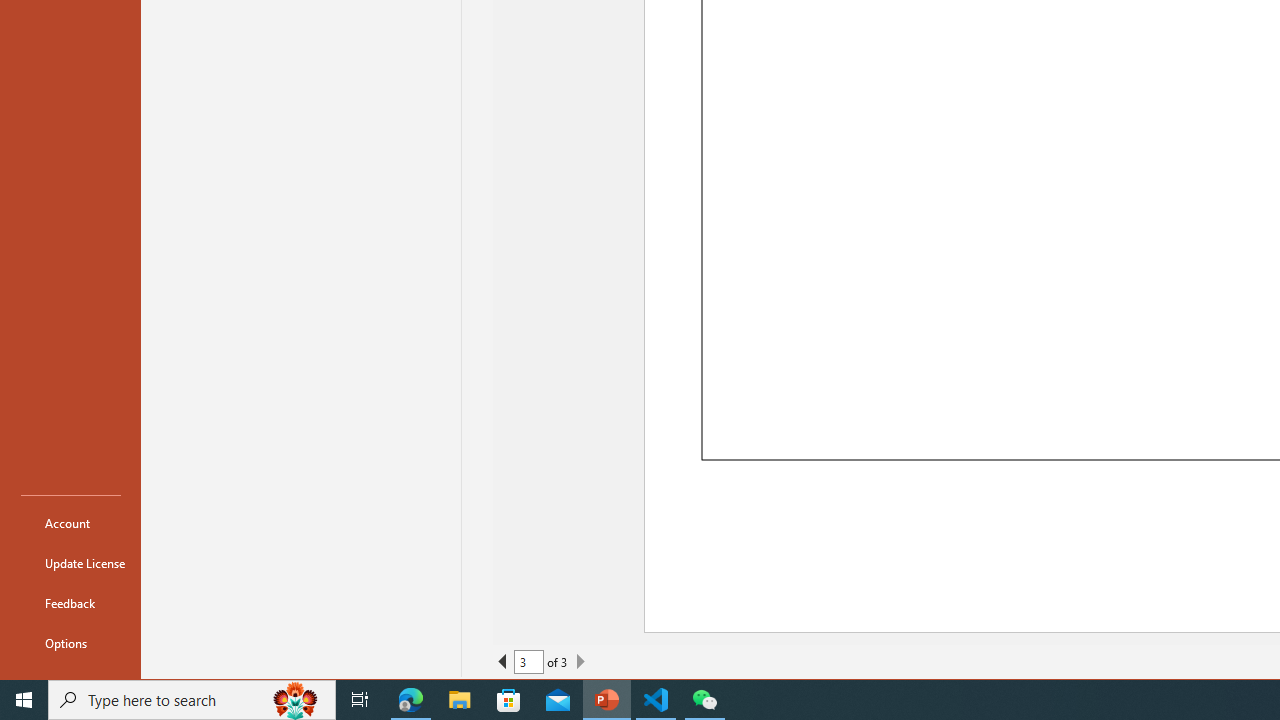  Describe the element at coordinates (71, 522) in the screenshot. I see `'Account'` at that location.